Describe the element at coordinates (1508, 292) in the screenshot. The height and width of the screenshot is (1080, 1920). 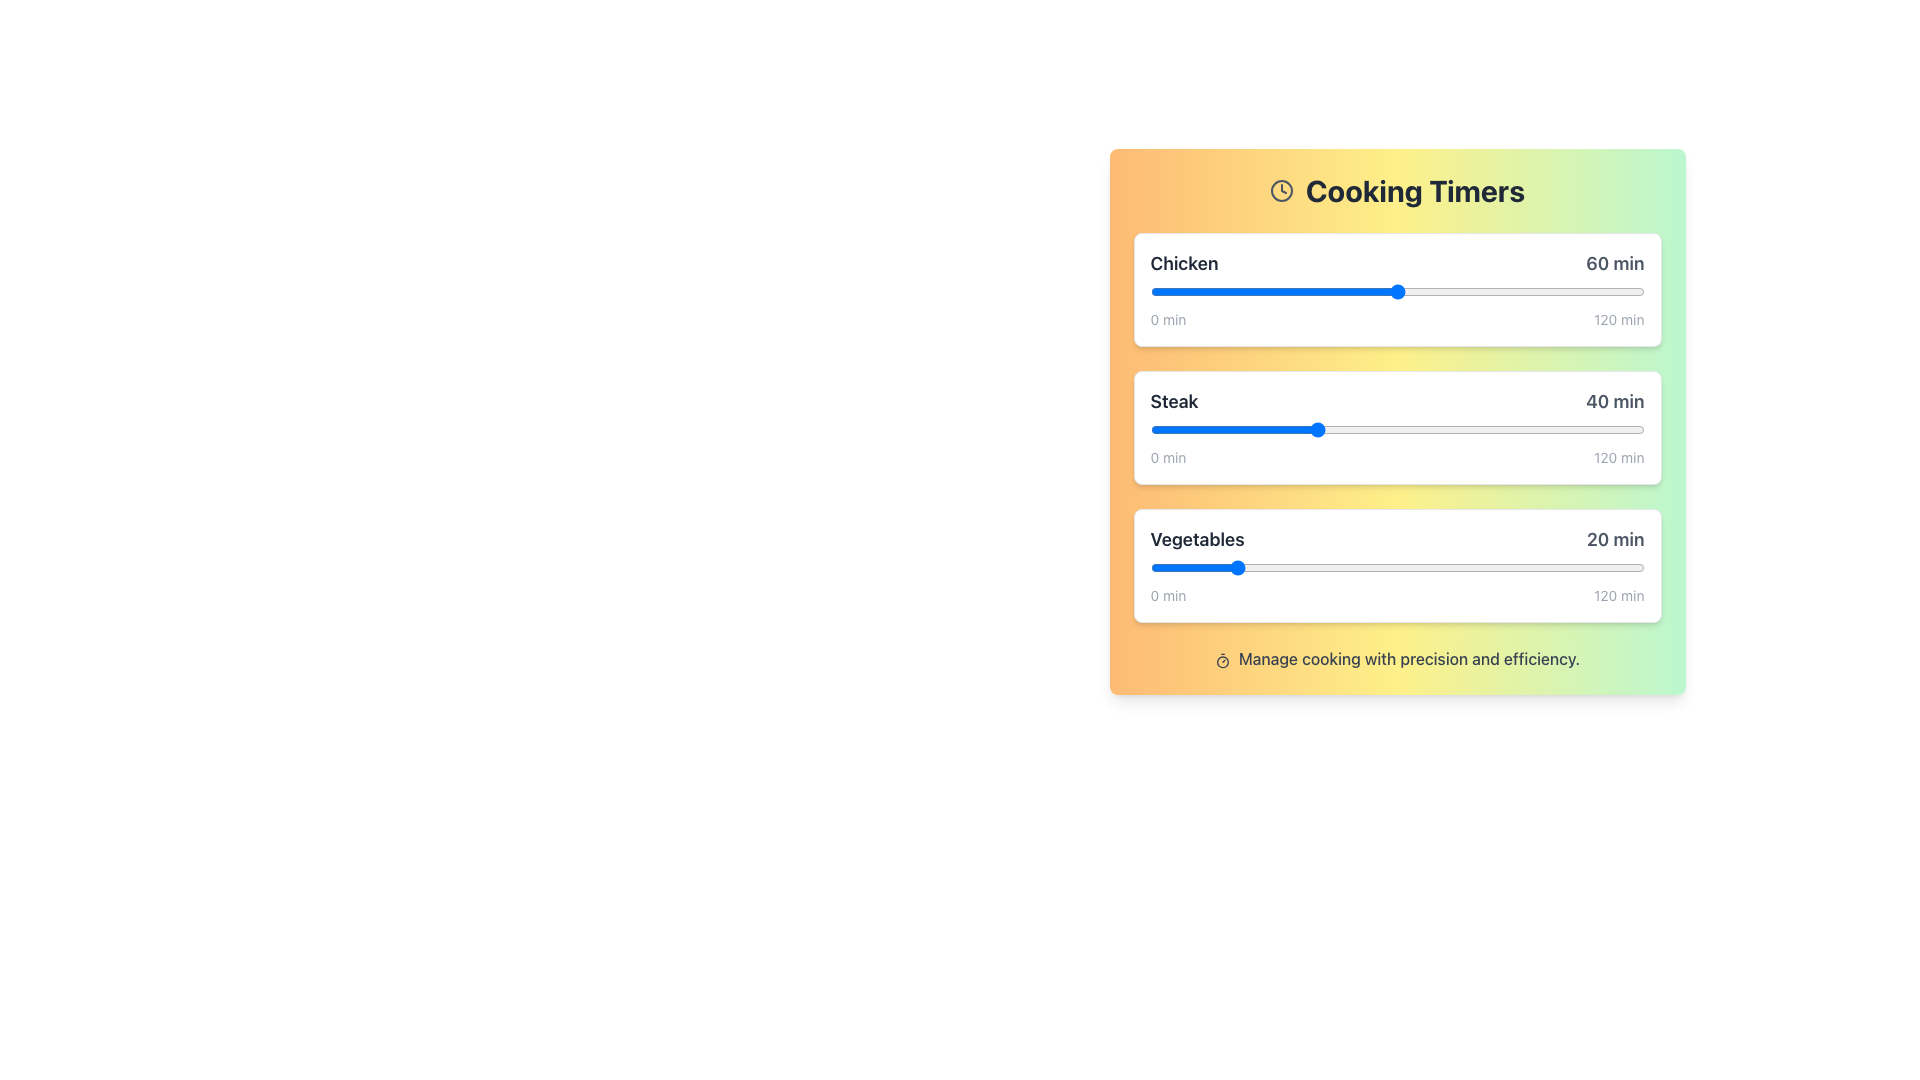
I see `the cooking timer value` at that location.